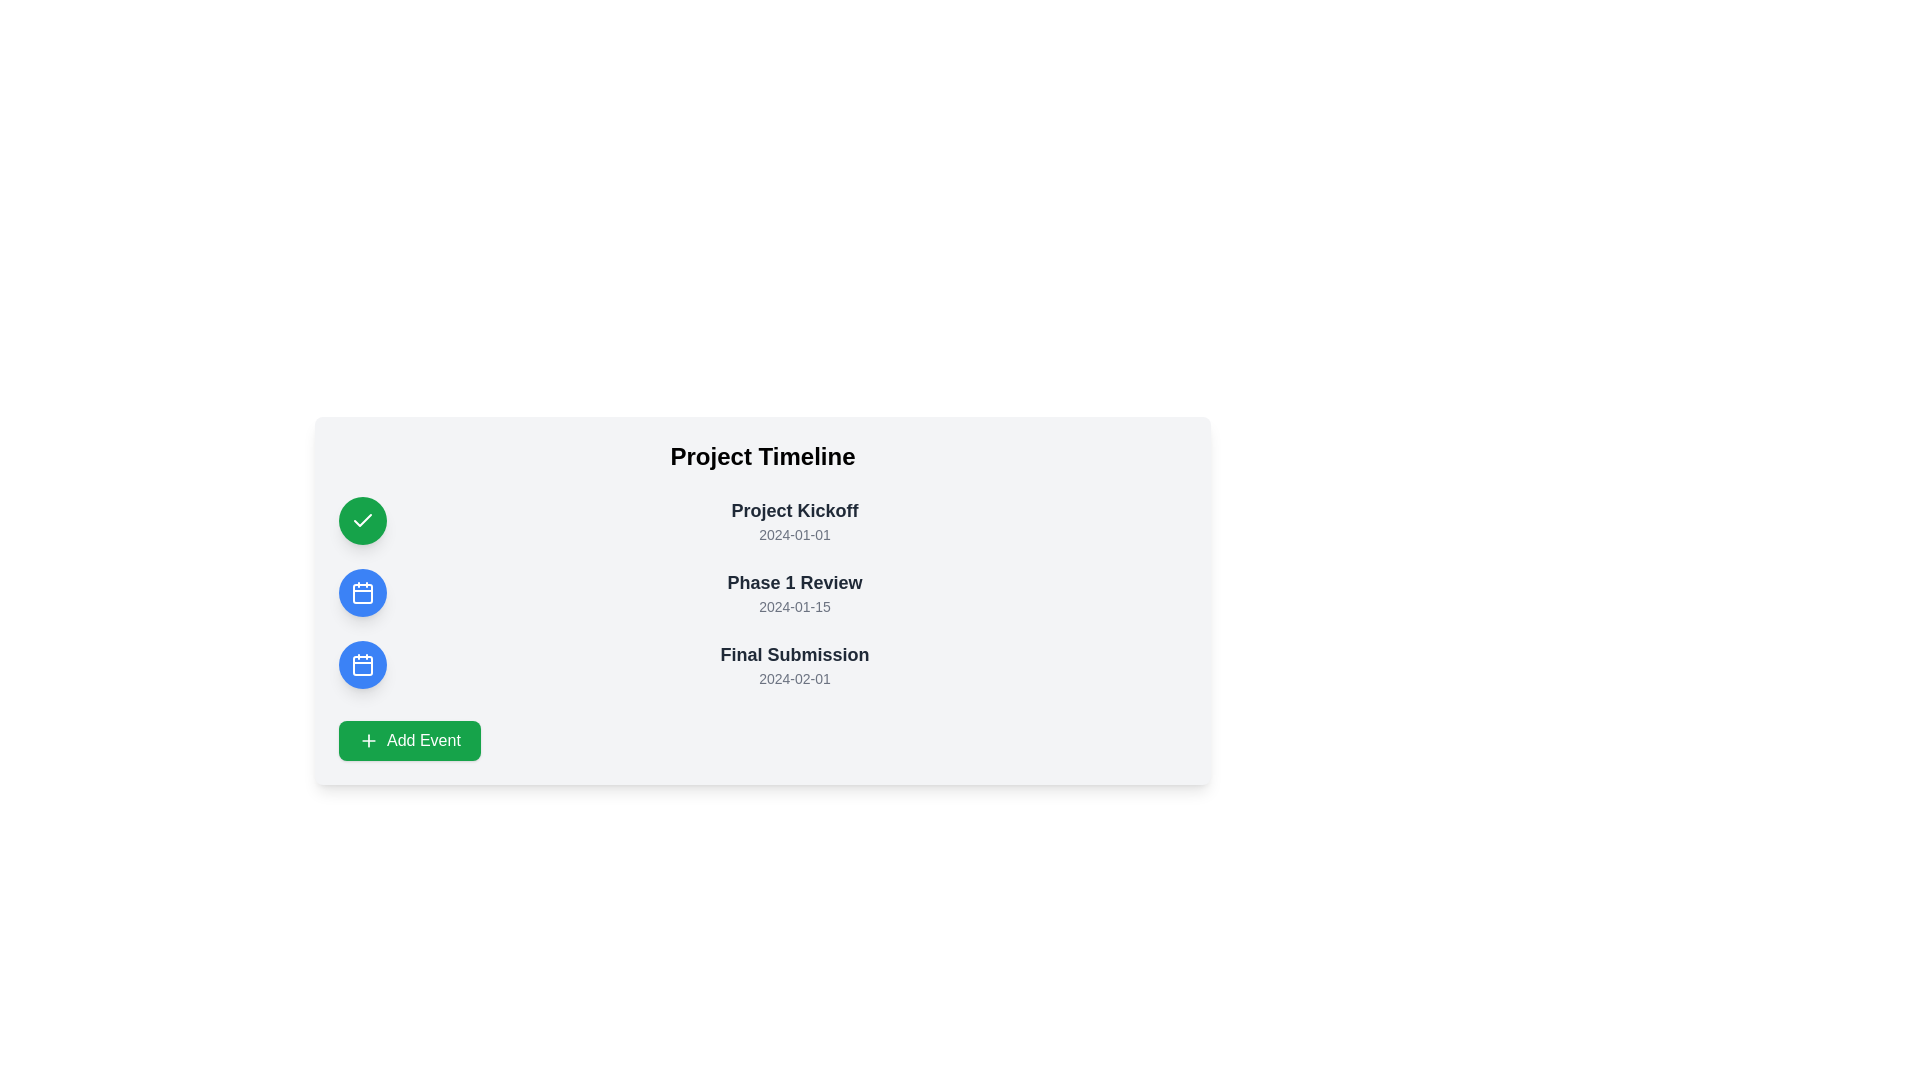  Describe the element at coordinates (794, 534) in the screenshot. I see `the text label displaying the date '2024-01-01', which is styled in gray and positioned below 'Project Kickoff' within the timeline box` at that location.